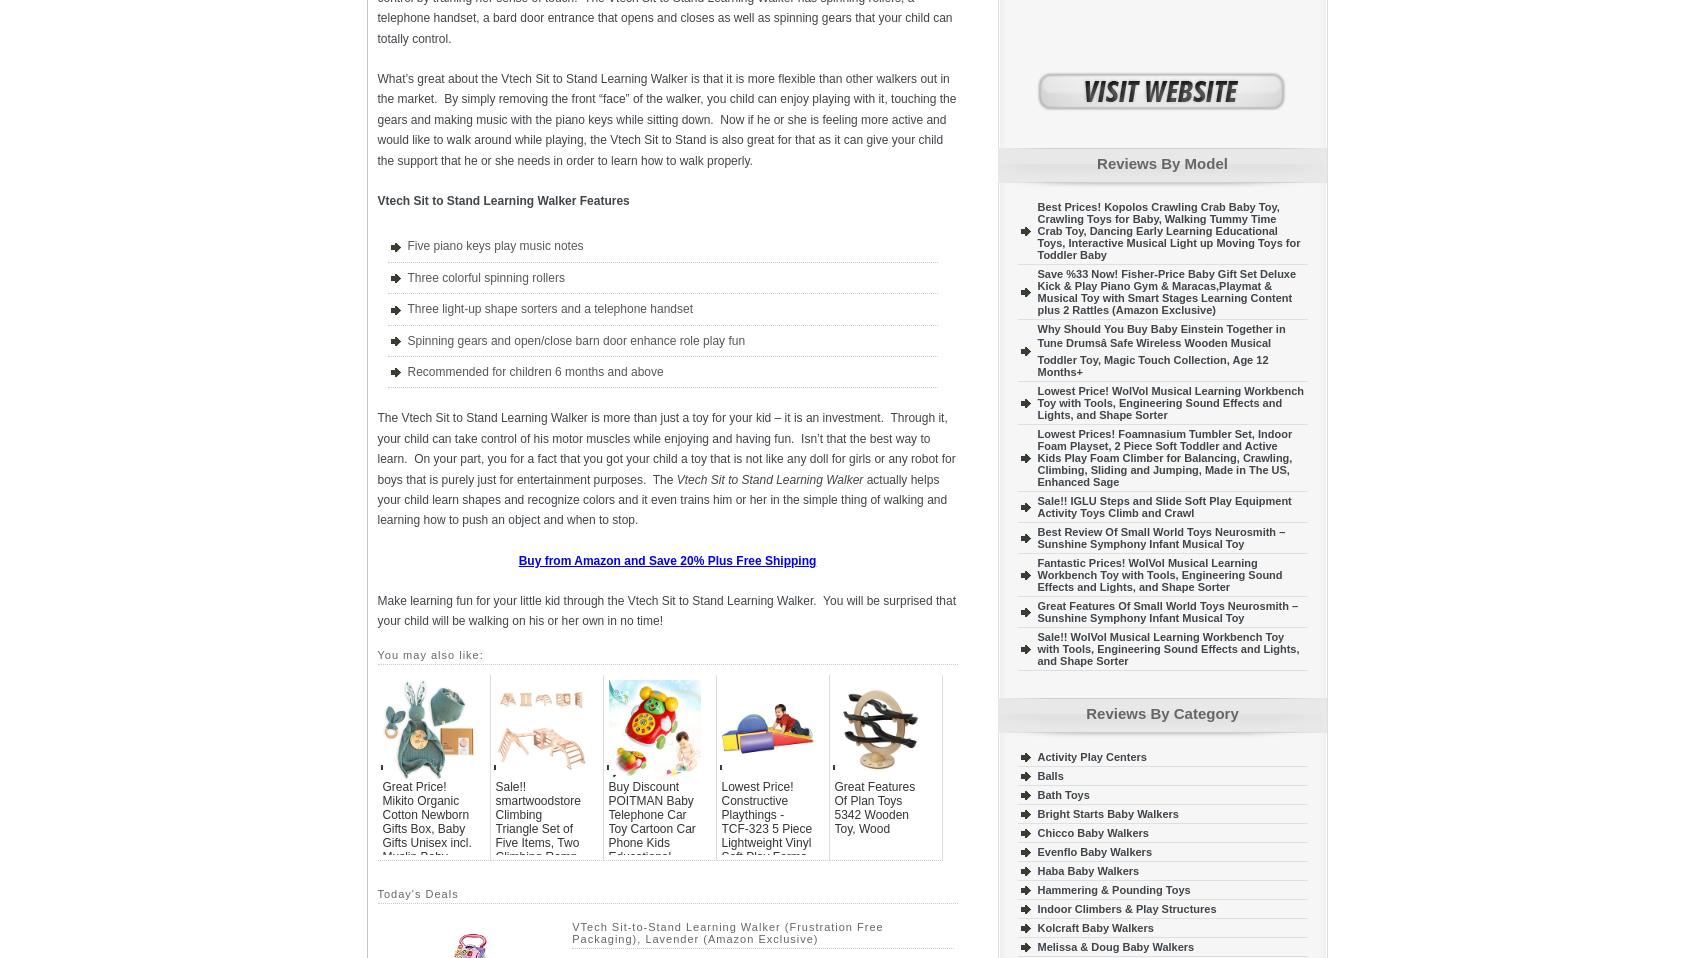 This screenshot has height=958, width=1694. What do you see at coordinates (1112, 889) in the screenshot?
I see `'Hammering & Pounding Toys'` at bounding box center [1112, 889].